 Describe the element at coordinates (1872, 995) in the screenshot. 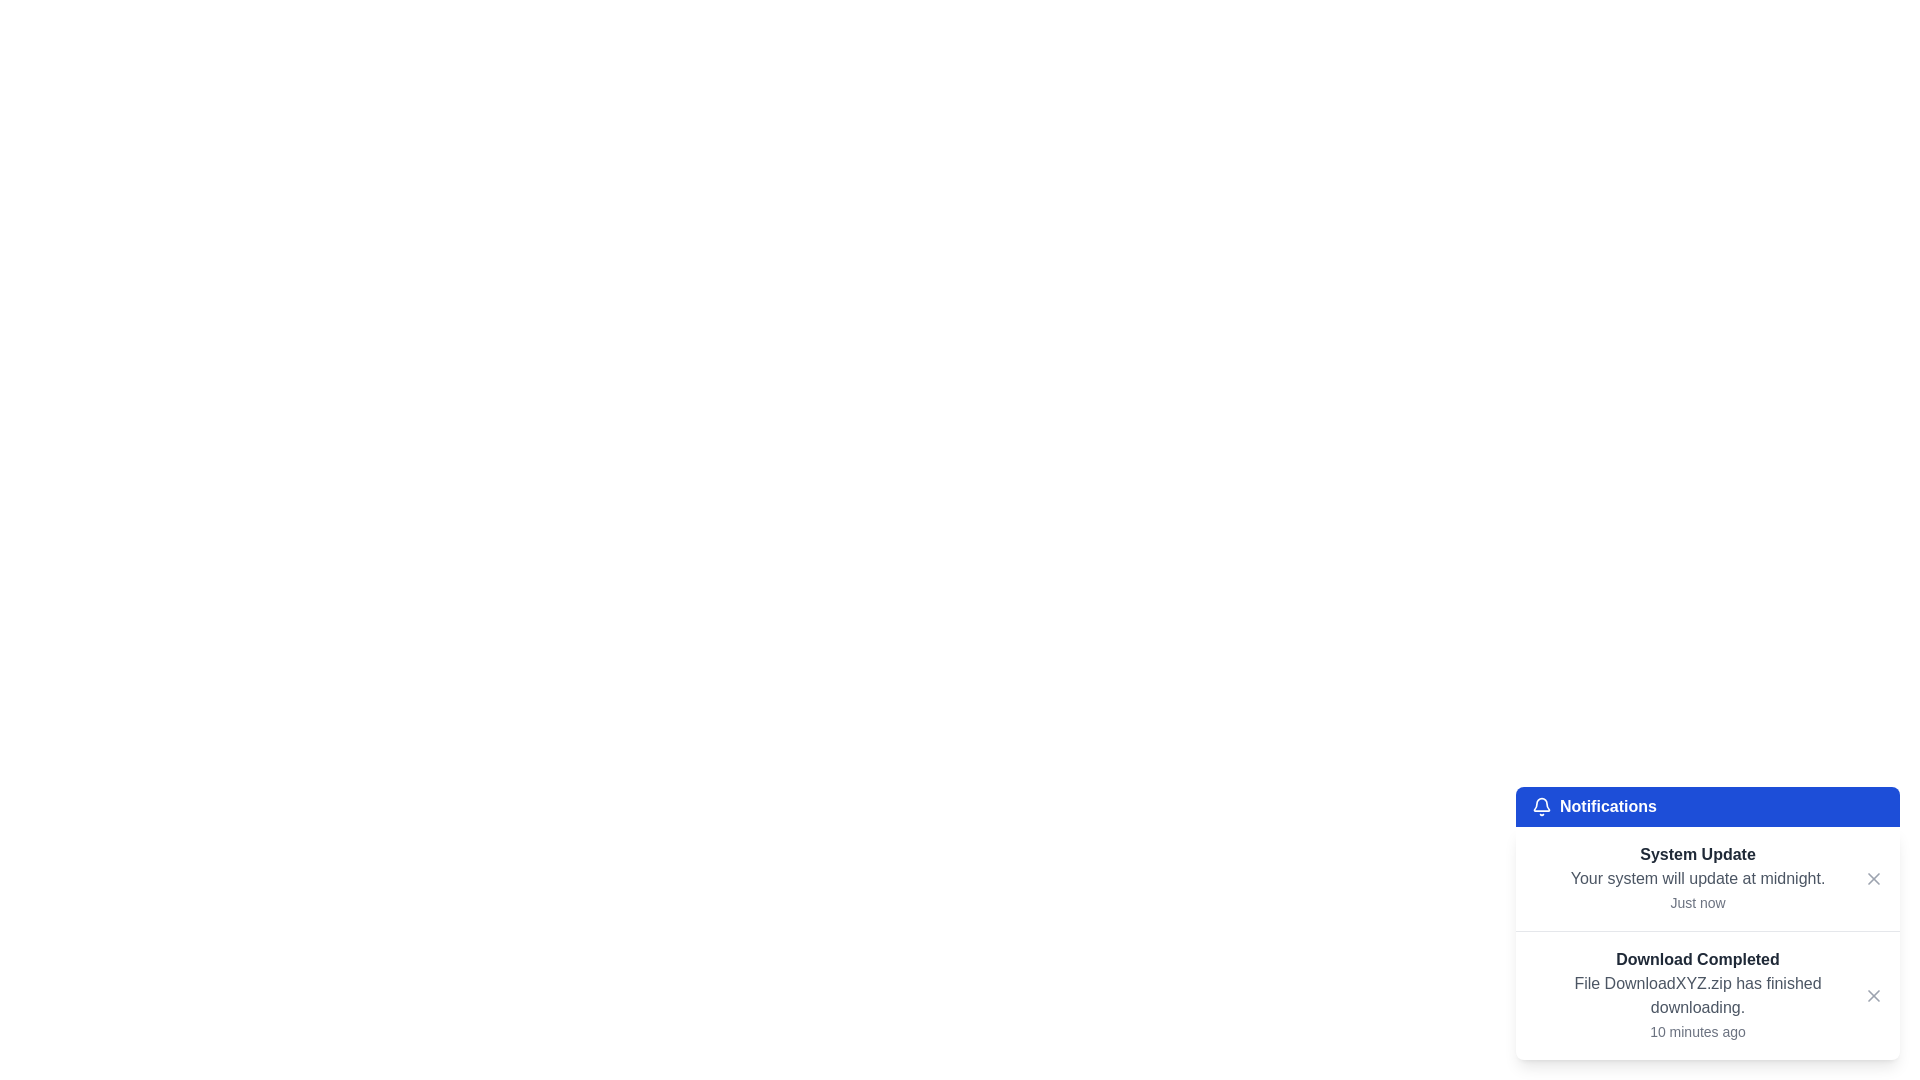

I see `the icon button located at the far-right end of the 'Download Completed' notification card` at that location.